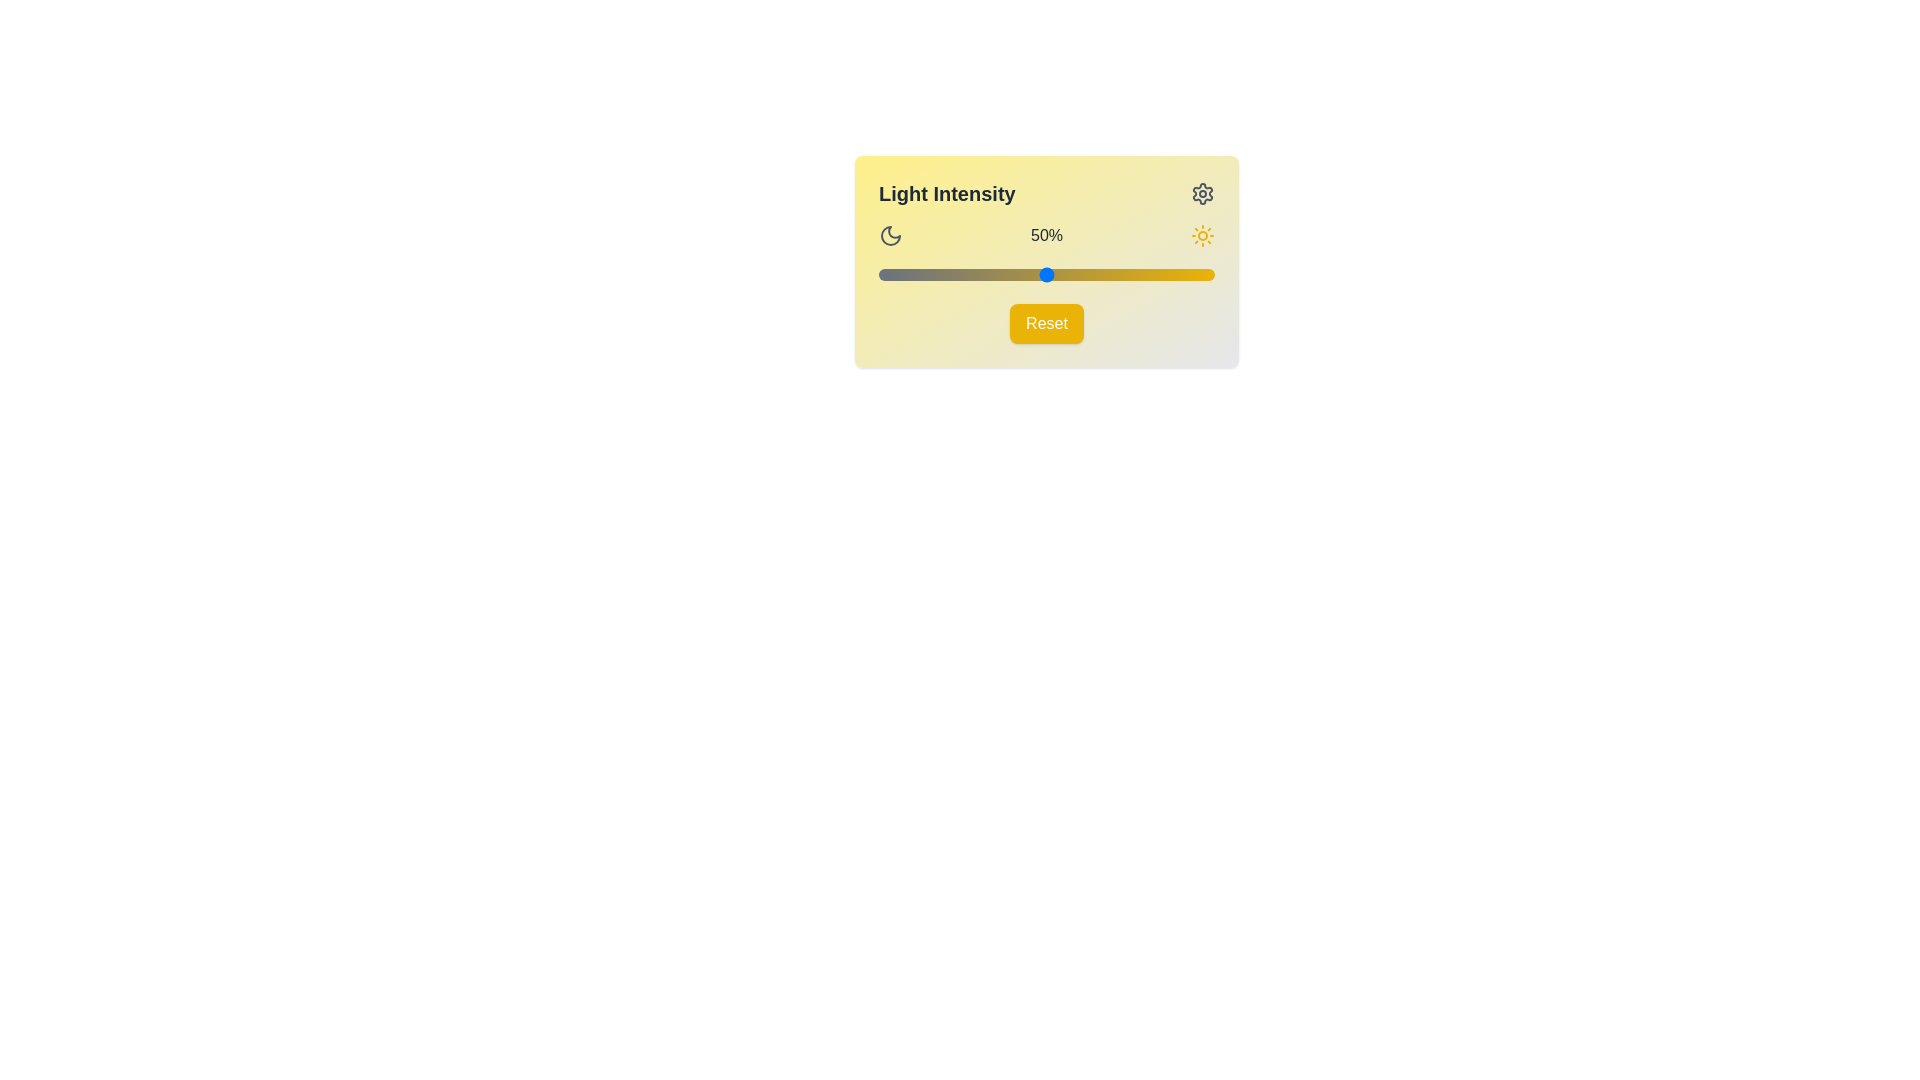 The image size is (1920, 1080). I want to click on the brightness slider to 61%, so click(1083, 274).